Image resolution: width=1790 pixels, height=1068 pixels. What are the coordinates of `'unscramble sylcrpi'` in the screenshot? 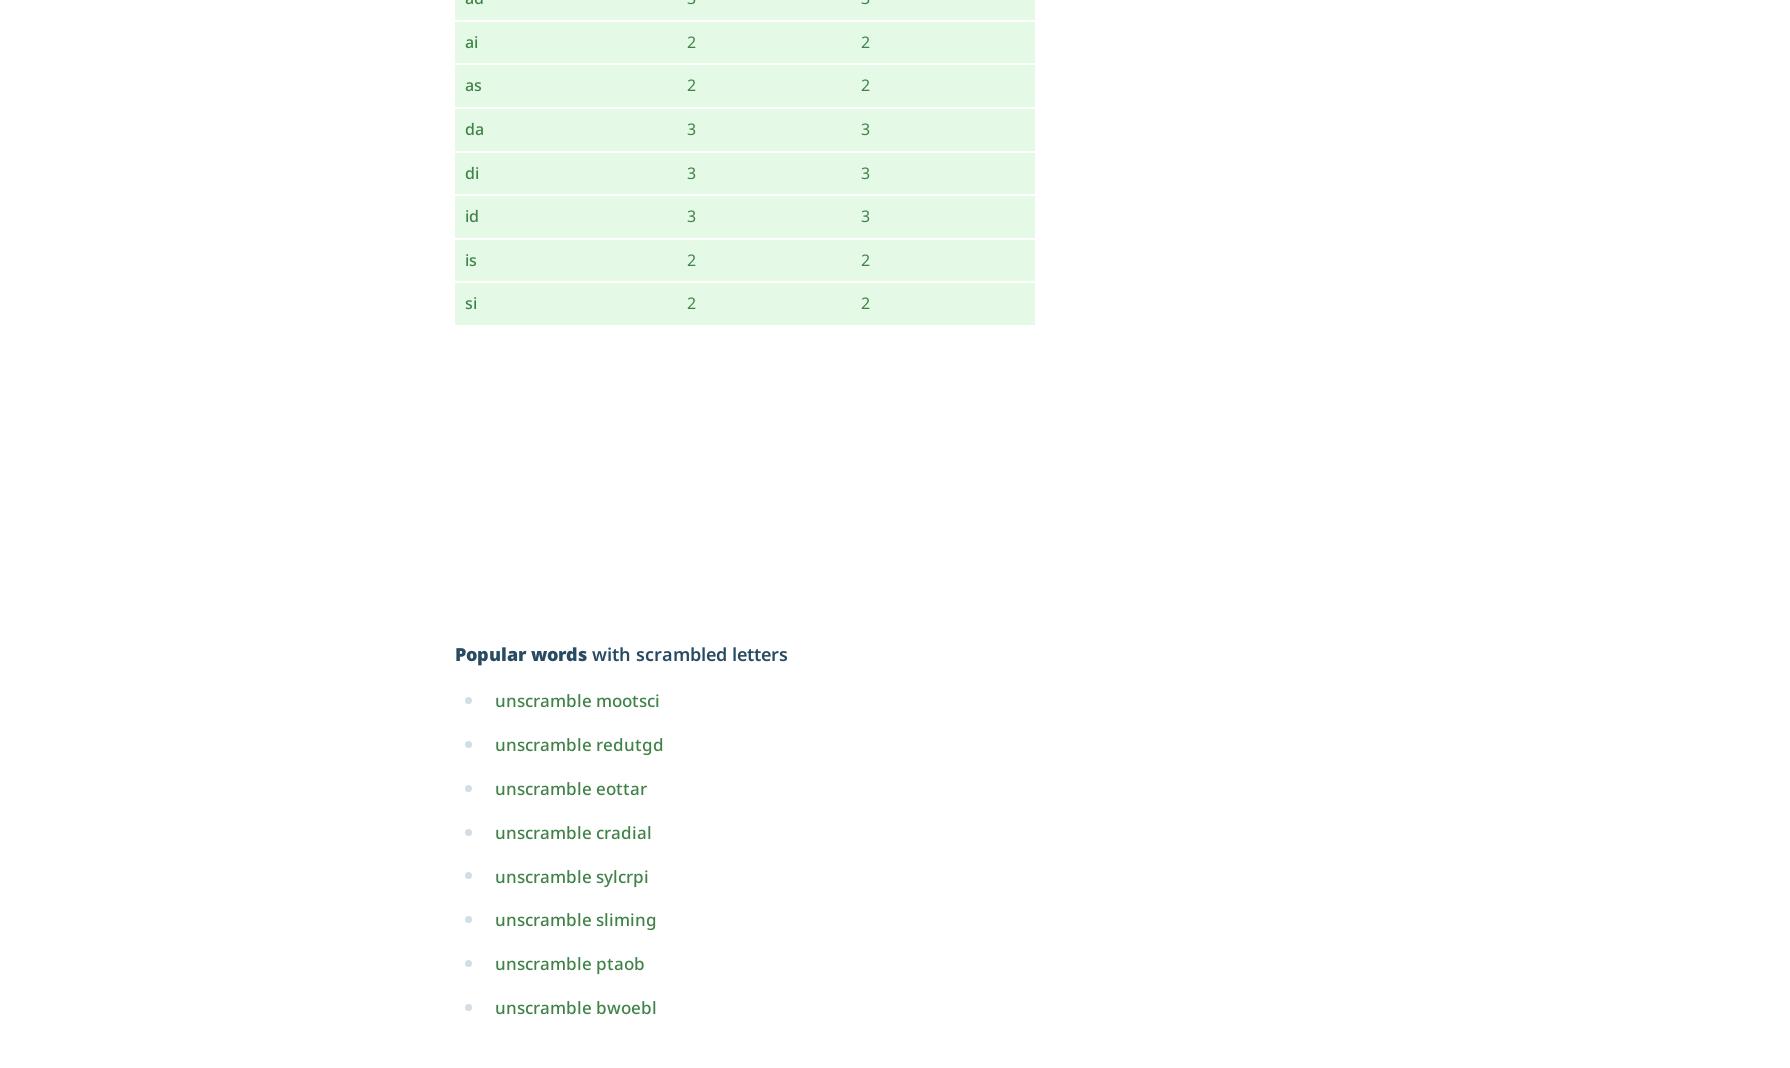 It's located at (571, 874).